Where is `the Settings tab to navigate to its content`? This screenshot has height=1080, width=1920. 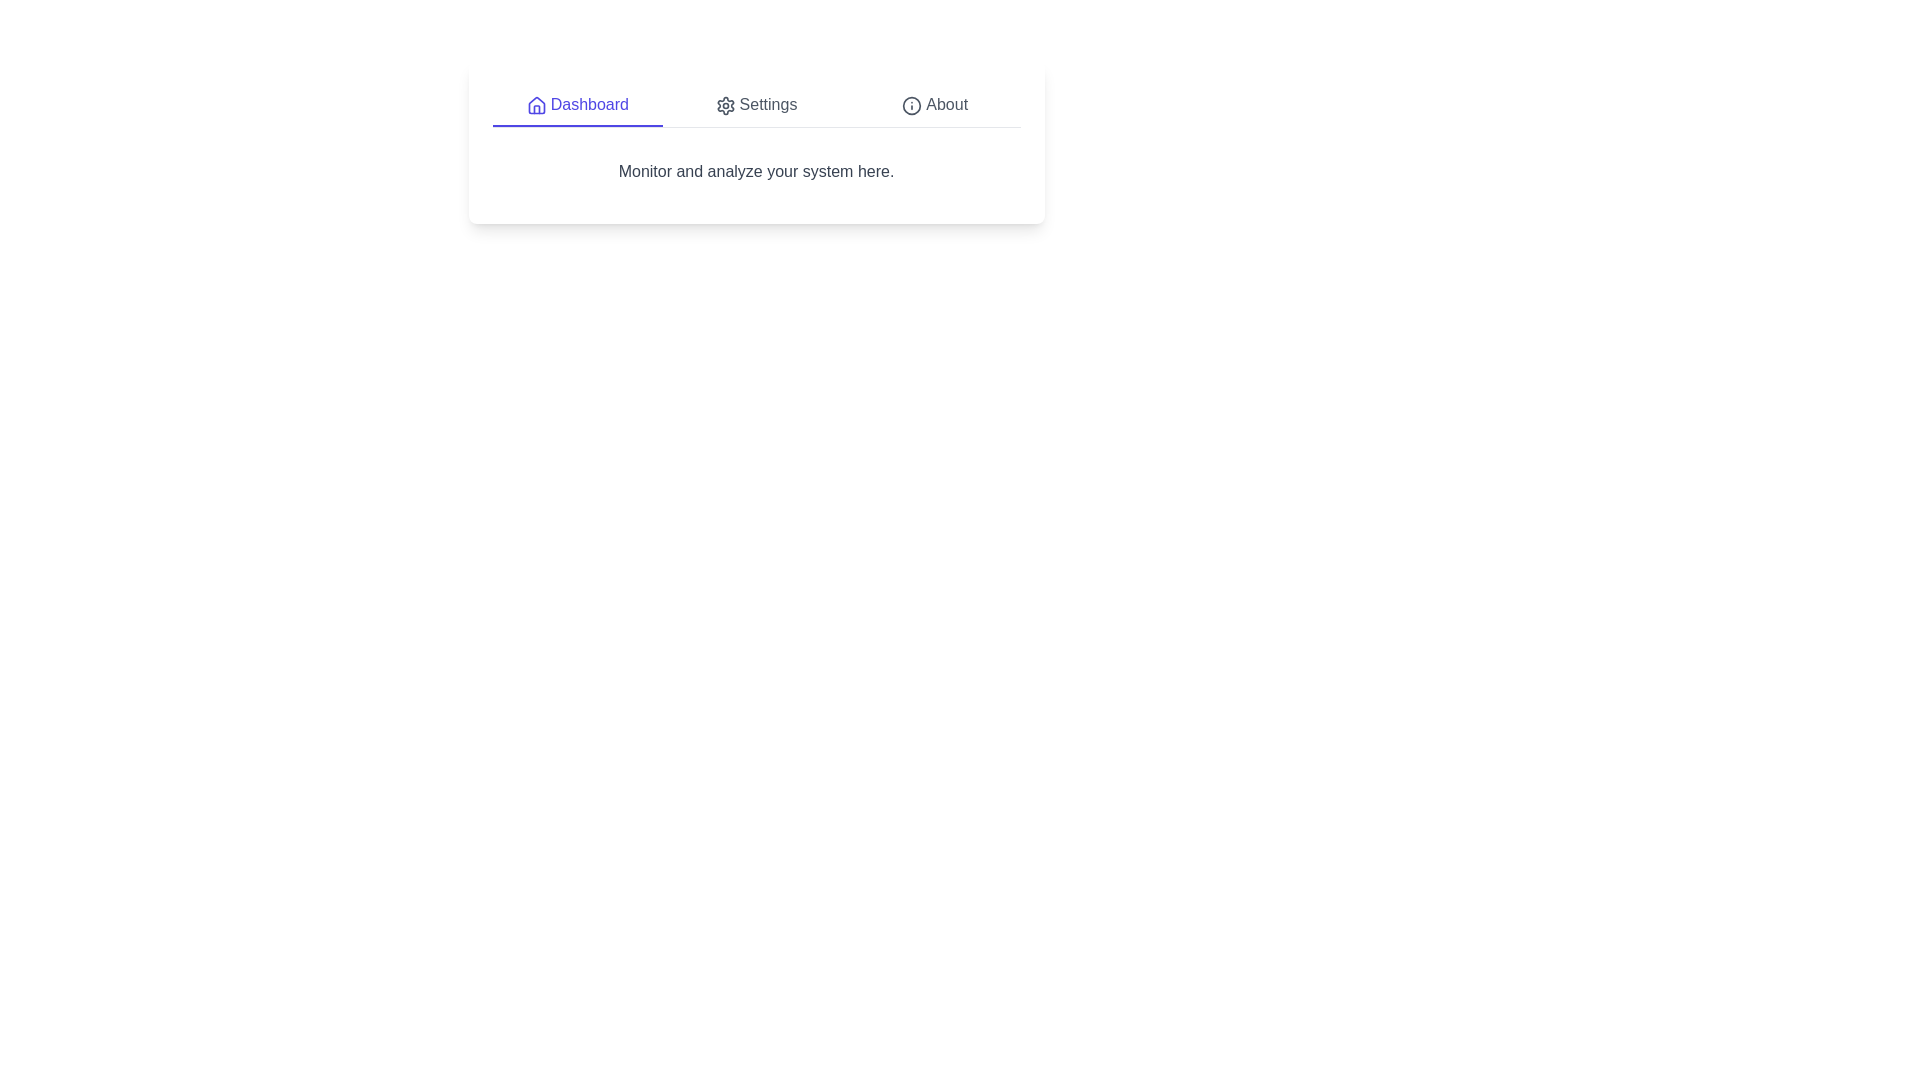 the Settings tab to navigate to its content is located at coordinates (755, 105).